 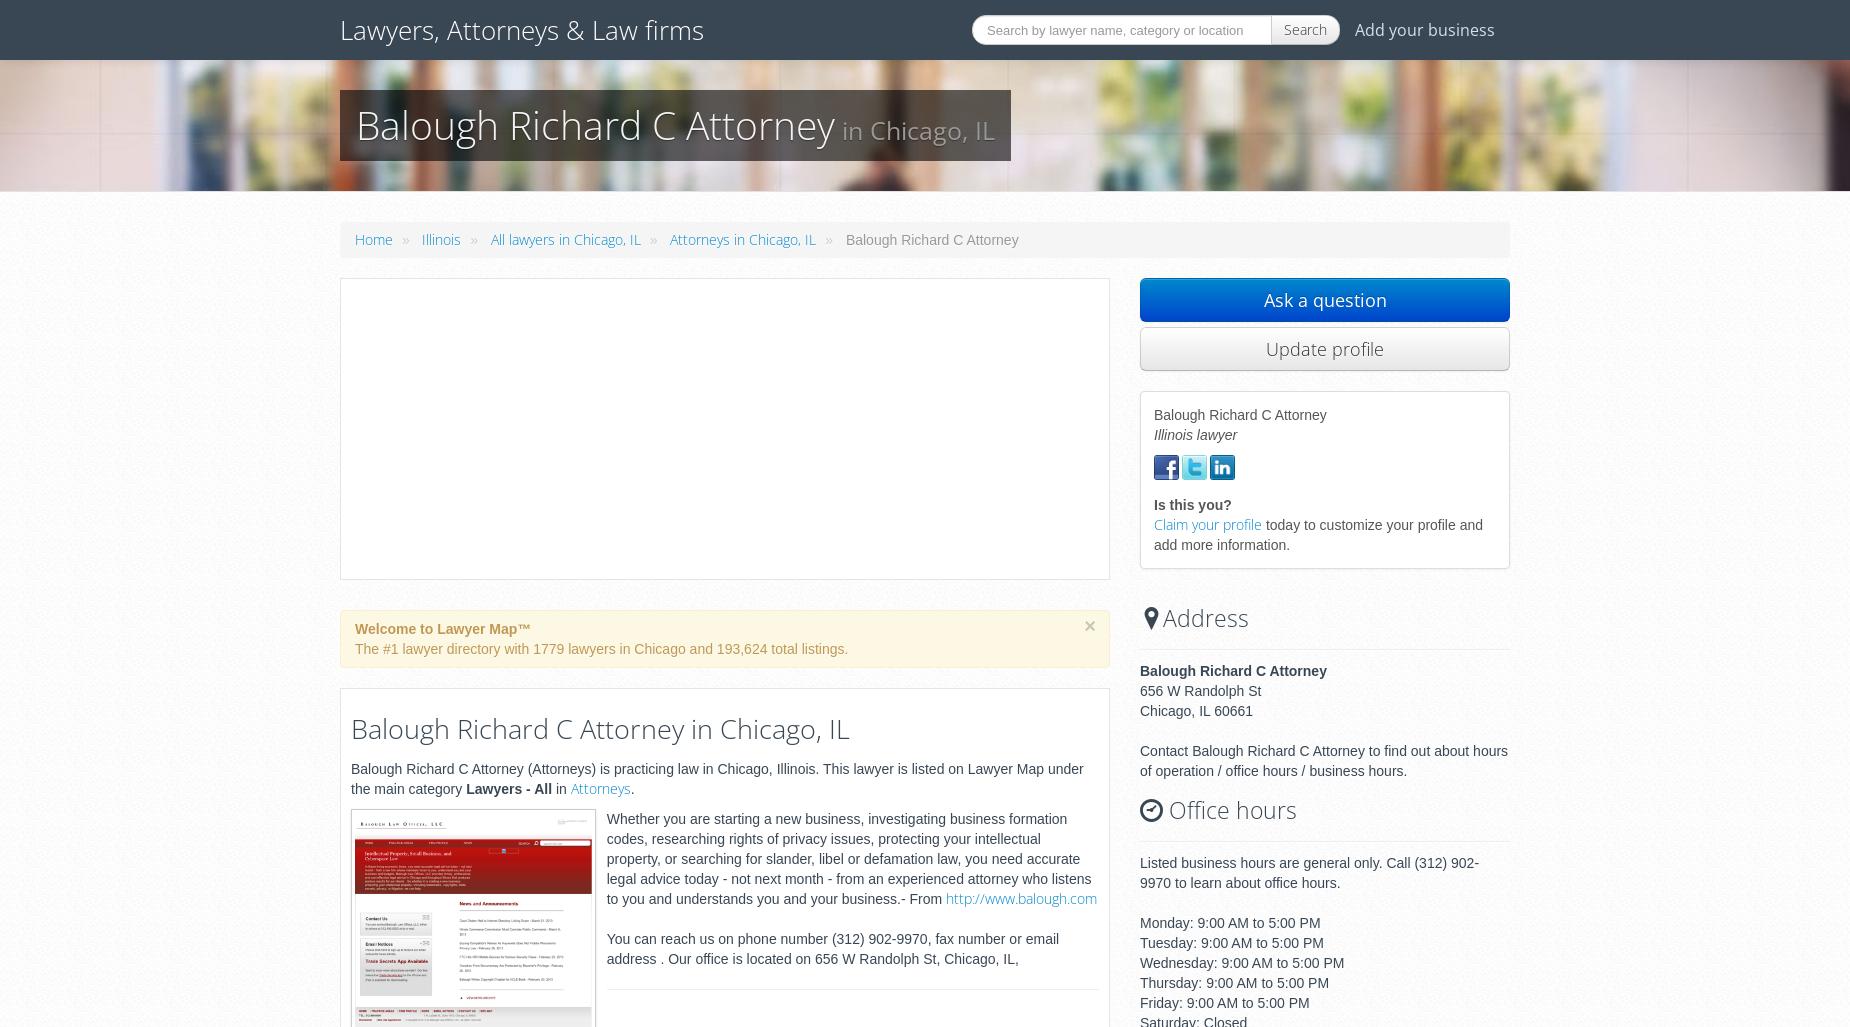 I want to click on 'Whether you are starting a new business, investigating business formation codes, researching rights of privacy issues, protecting your intellectual property, or searching for slander, libel or defamation law, you need accurate legal advice today - not next month - from an experienced attorney who listens to you and understands you and your business.- From', so click(x=848, y=856).